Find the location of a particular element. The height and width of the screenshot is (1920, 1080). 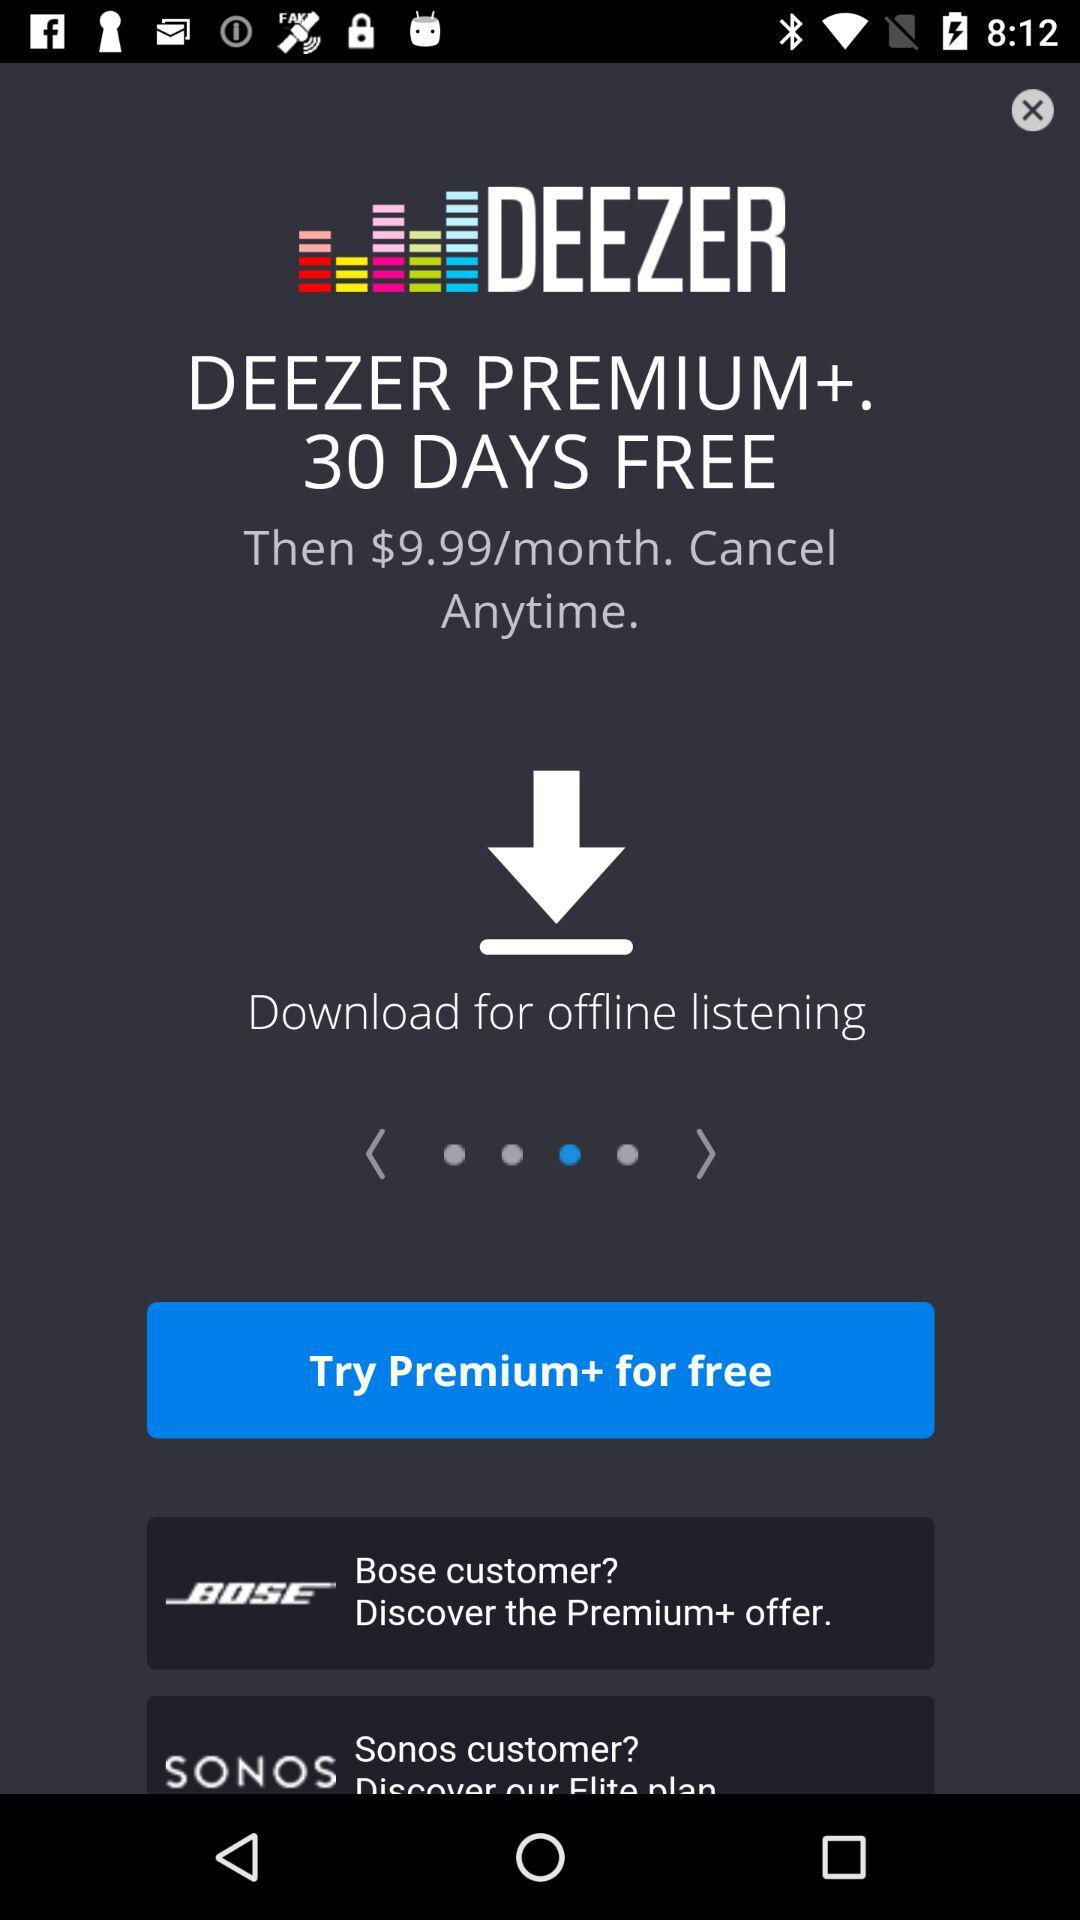

the close icon is located at coordinates (1032, 109).